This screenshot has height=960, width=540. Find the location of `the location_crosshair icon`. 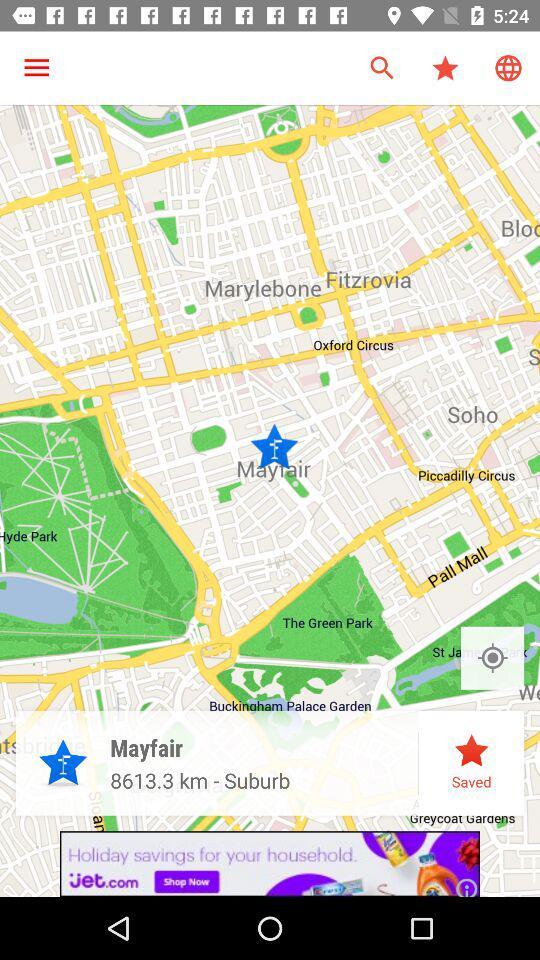

the location_crosshair icon is located at coordinates (491, 657).